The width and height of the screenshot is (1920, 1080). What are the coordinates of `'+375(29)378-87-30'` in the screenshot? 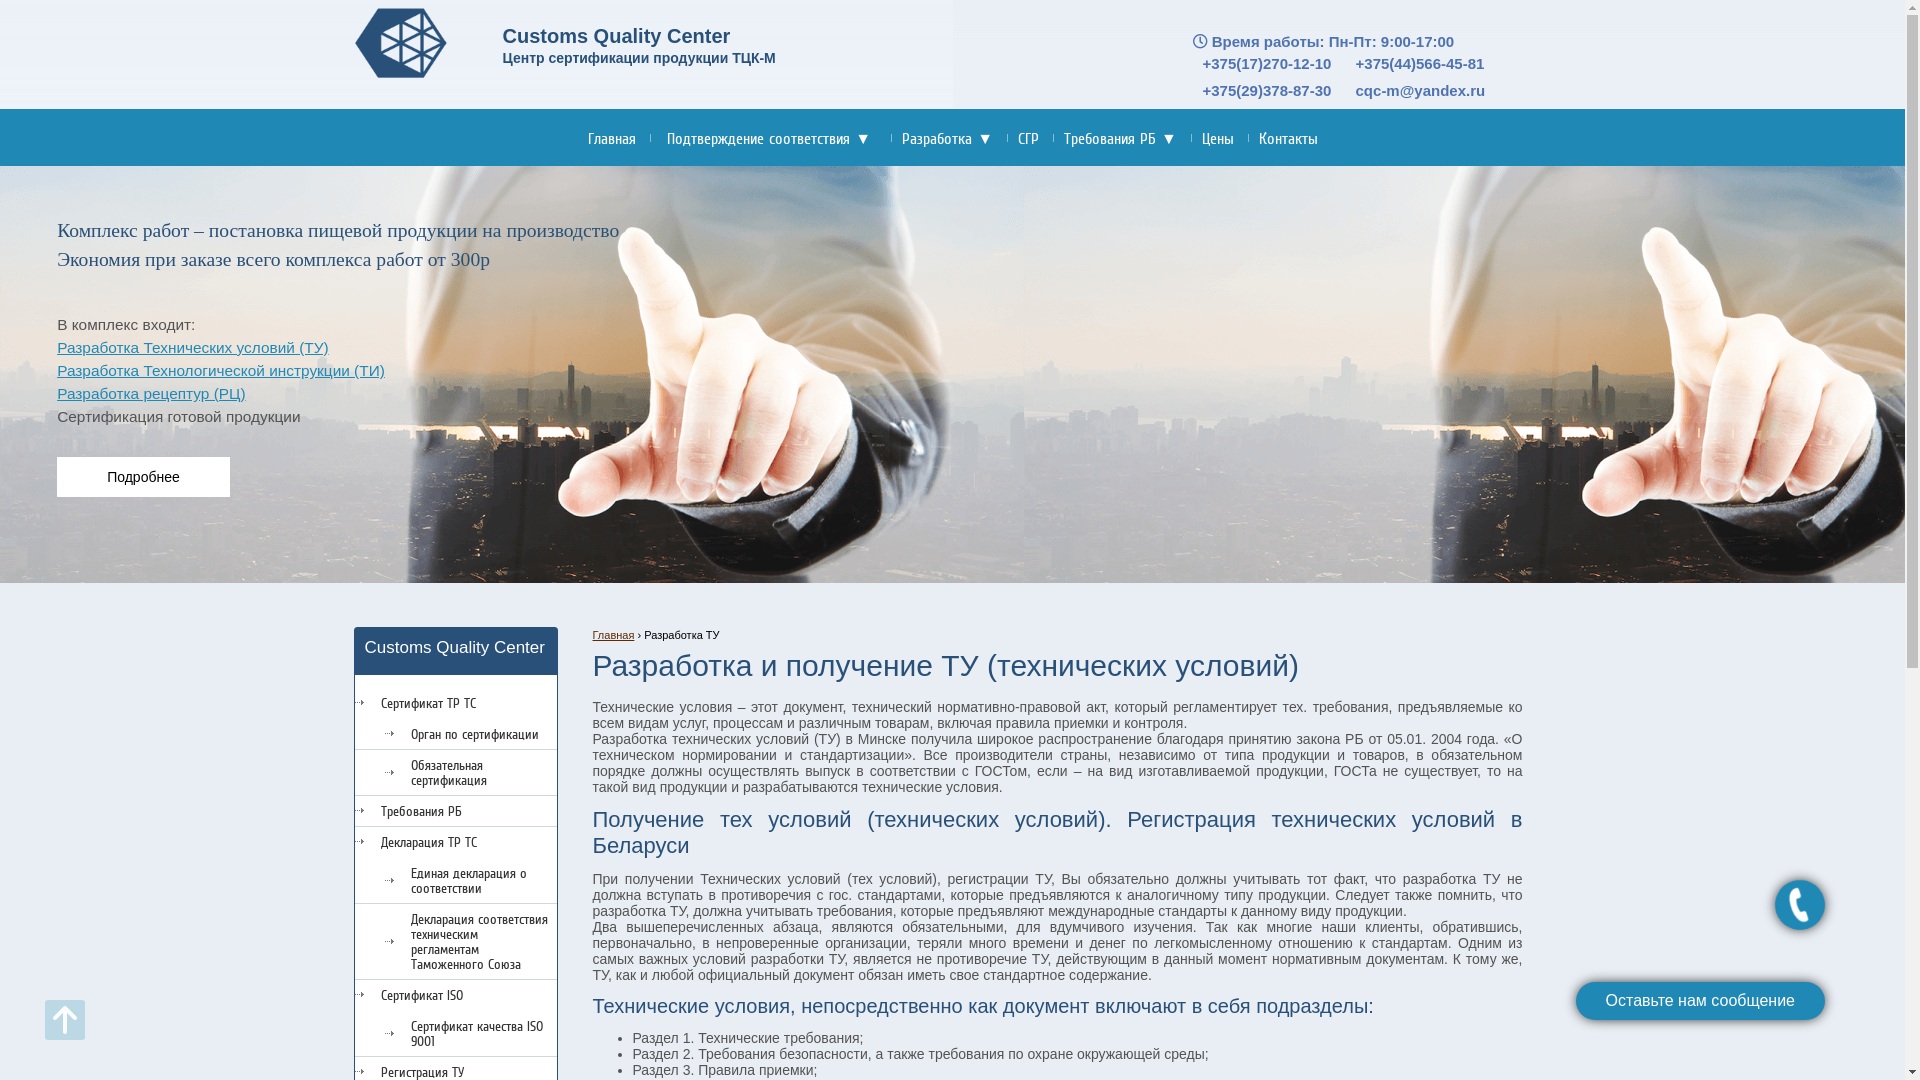 It's located at (1265, 90).